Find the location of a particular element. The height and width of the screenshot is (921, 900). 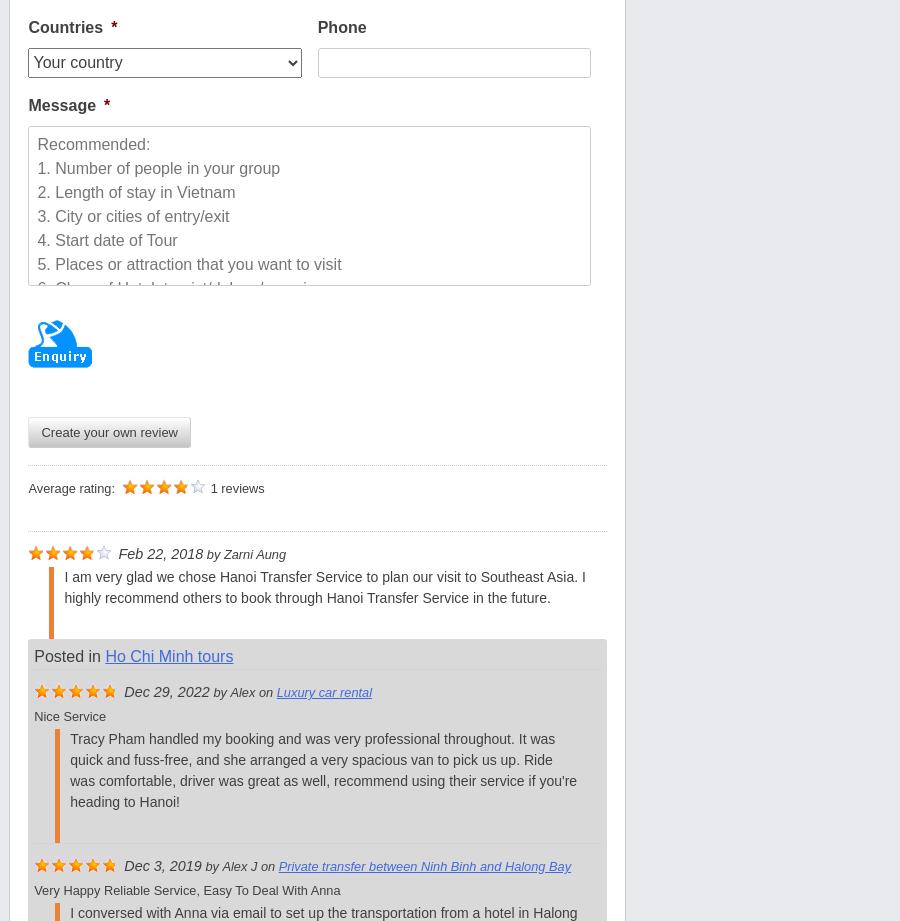

'Alex  J' is located at coordinates (238, 864).